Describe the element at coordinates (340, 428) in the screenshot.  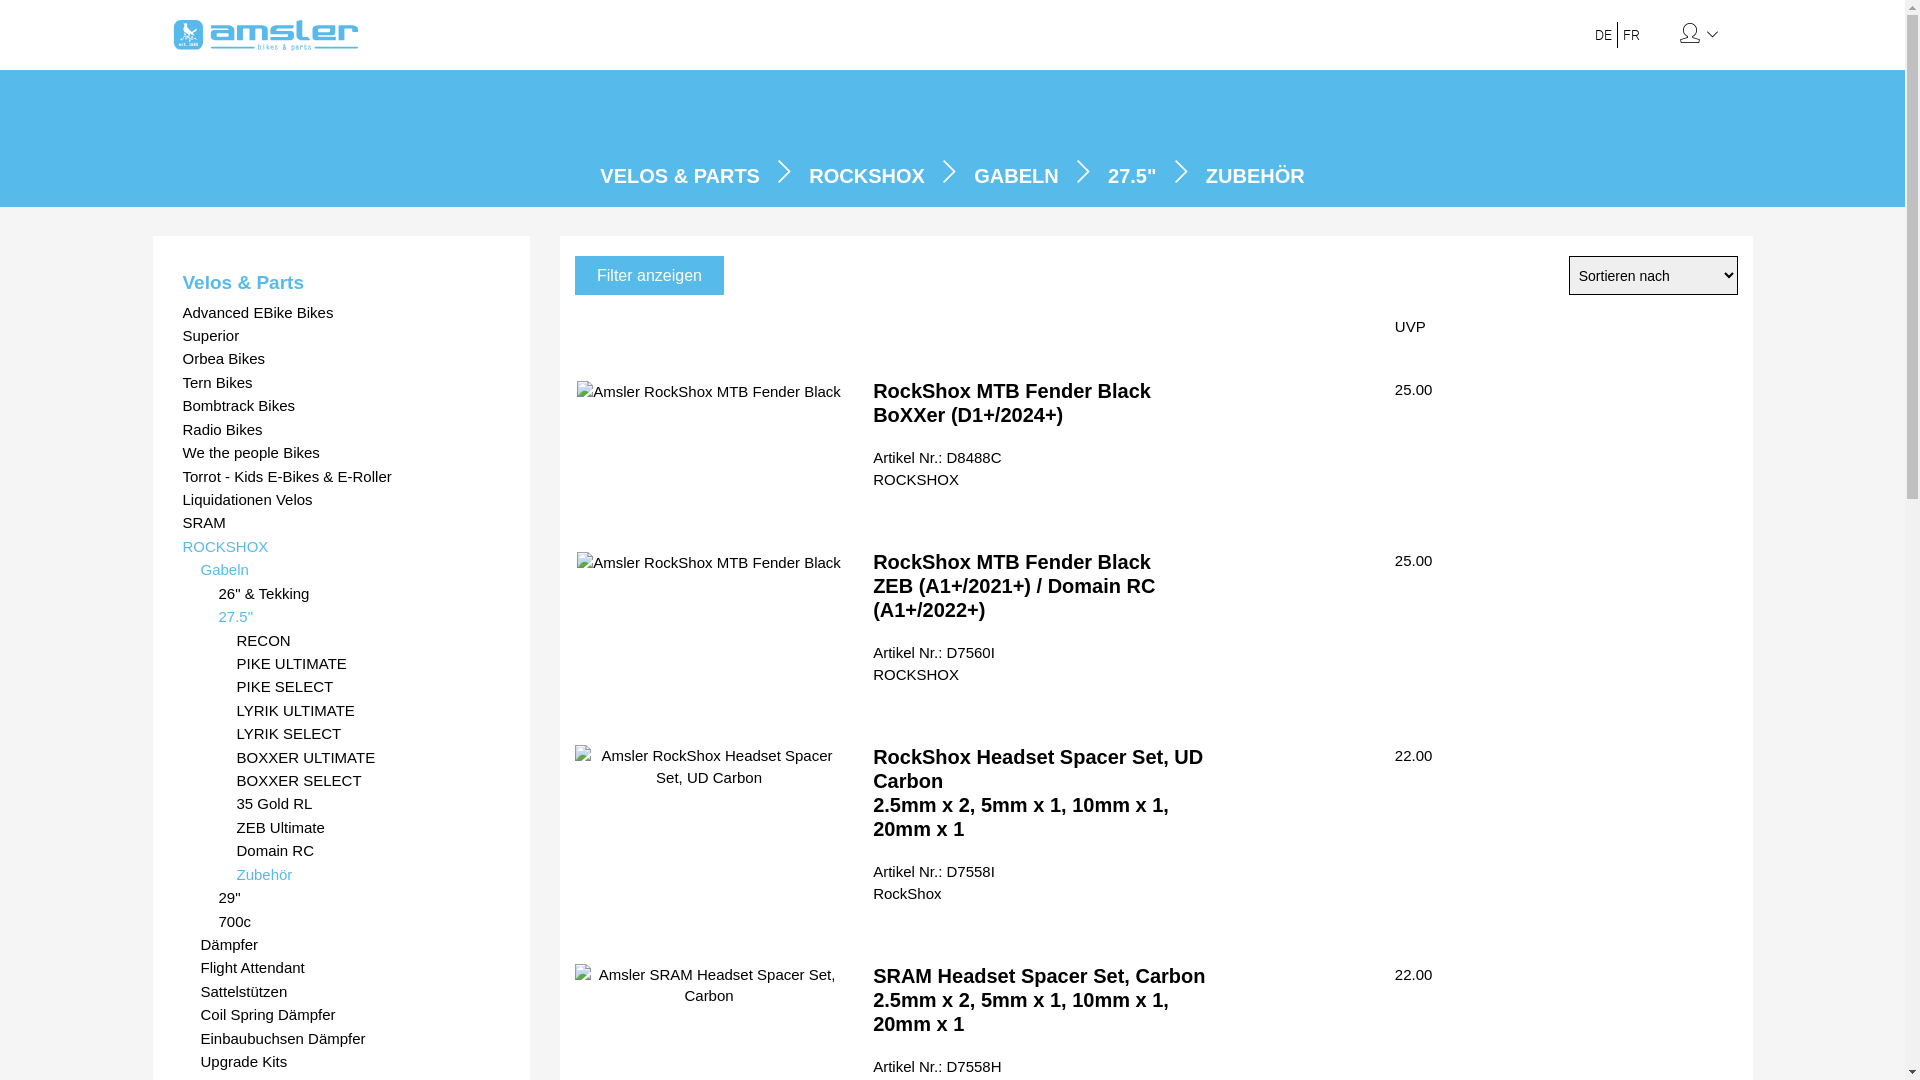
I see `'Radio Bikes'` at that location.